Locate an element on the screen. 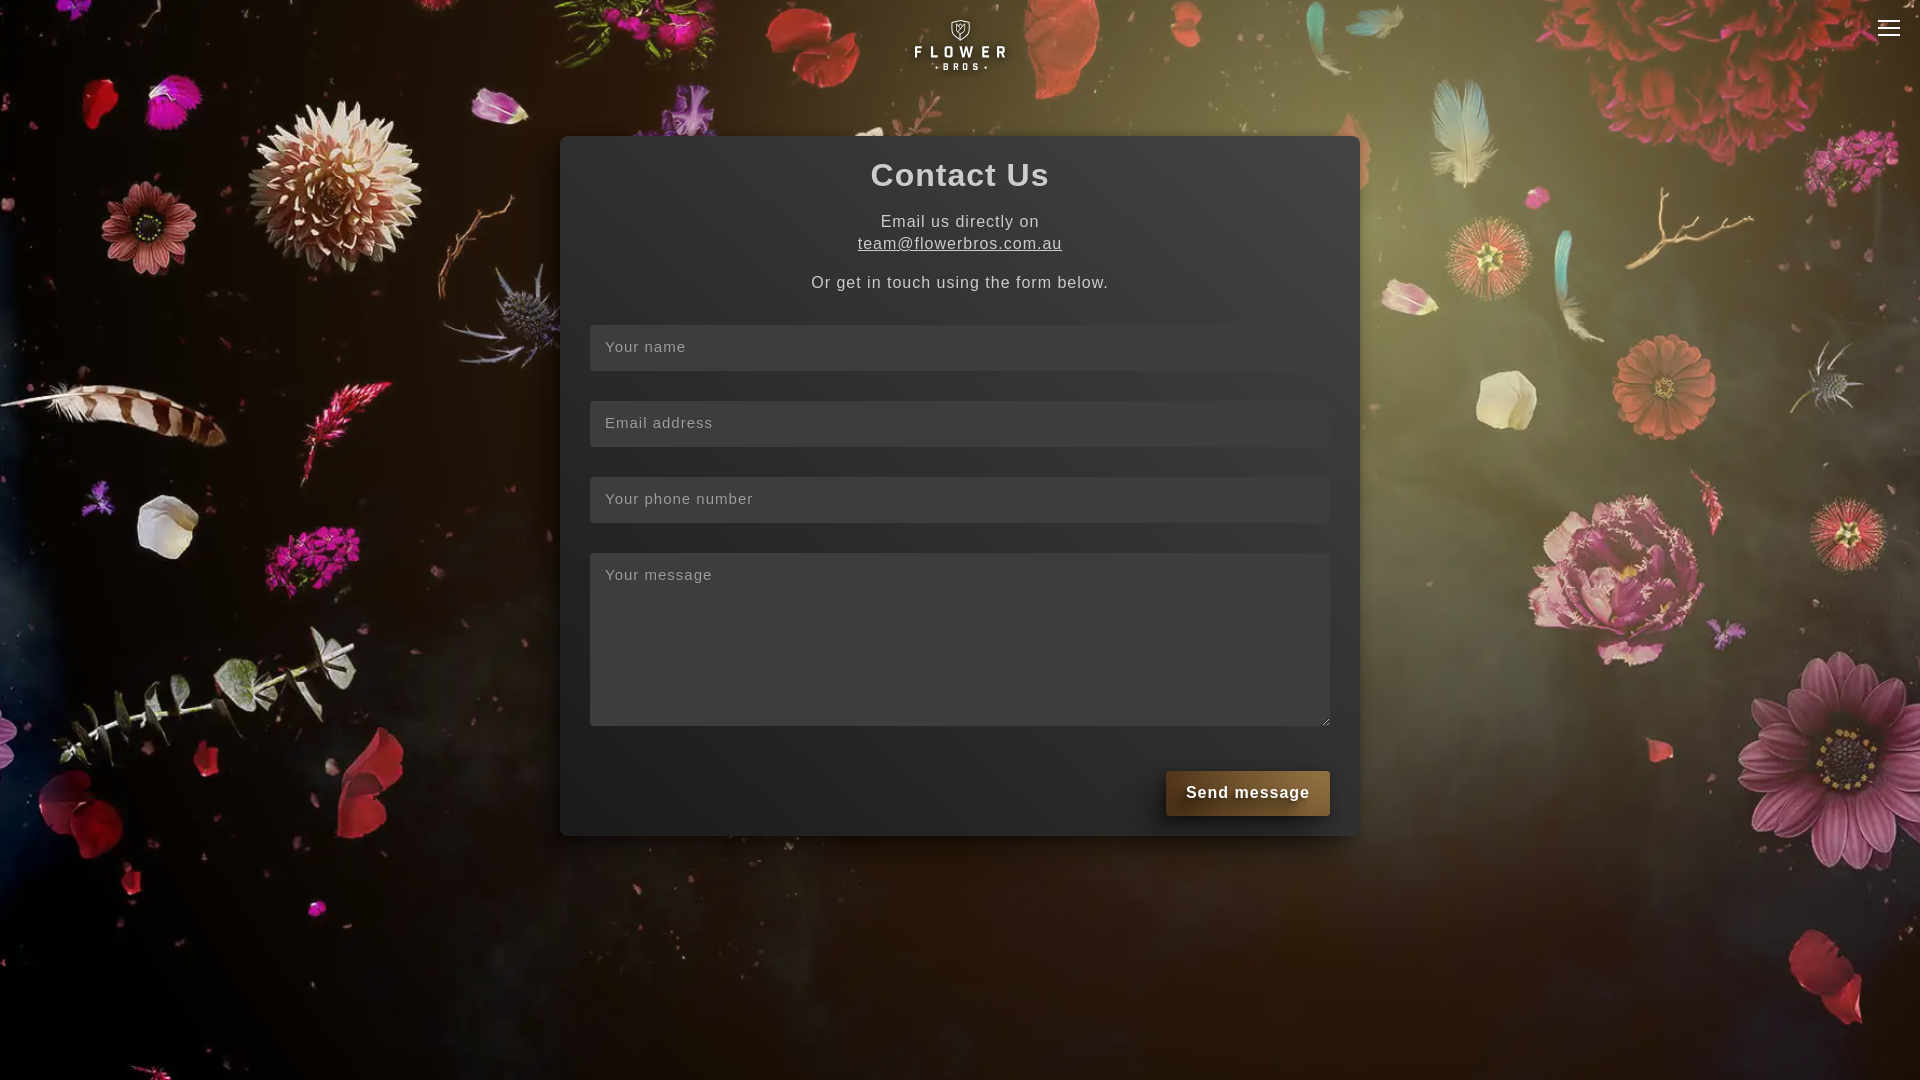 The image size is (1920, 1080). 'Send message' is located at coordinates (1247, 792).